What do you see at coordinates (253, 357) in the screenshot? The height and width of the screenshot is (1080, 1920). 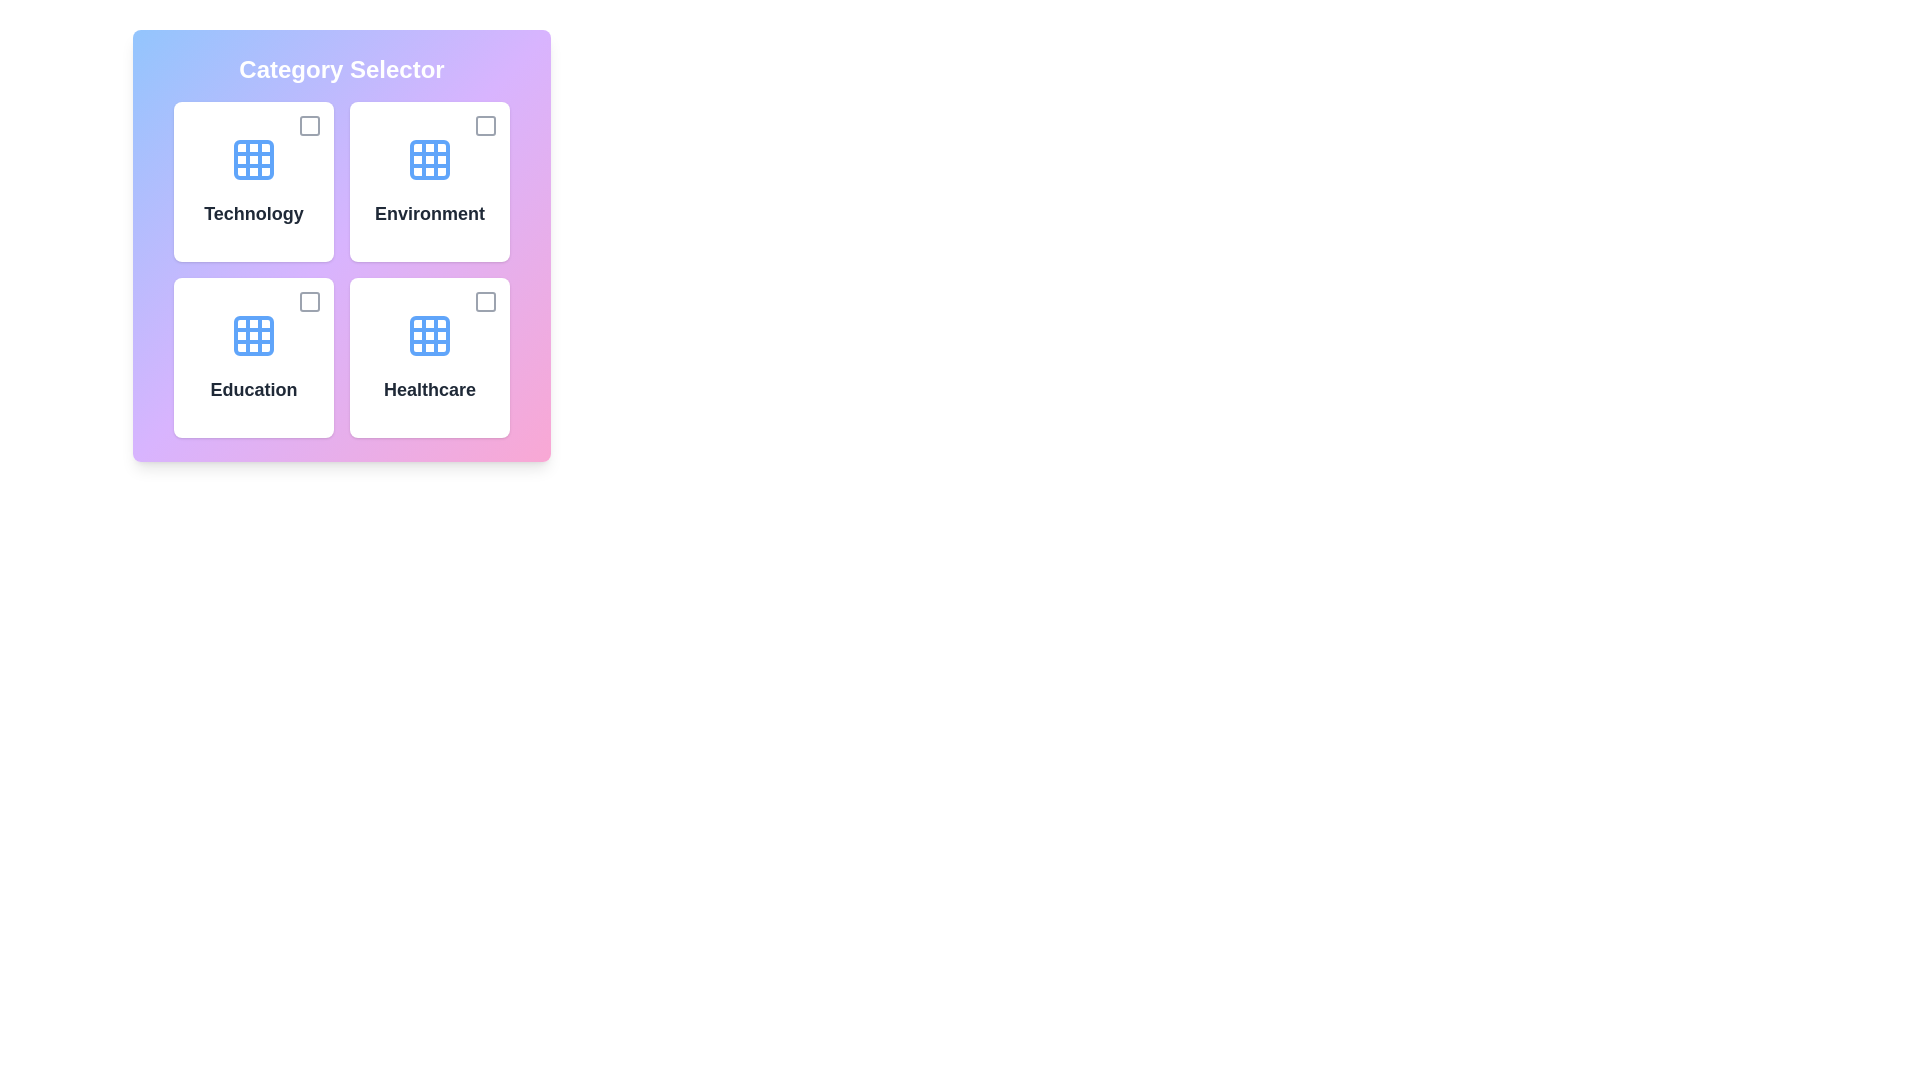 I see `the category card labeled 'Education' to observe the hover animation effect` at bounding box center [253, 357].